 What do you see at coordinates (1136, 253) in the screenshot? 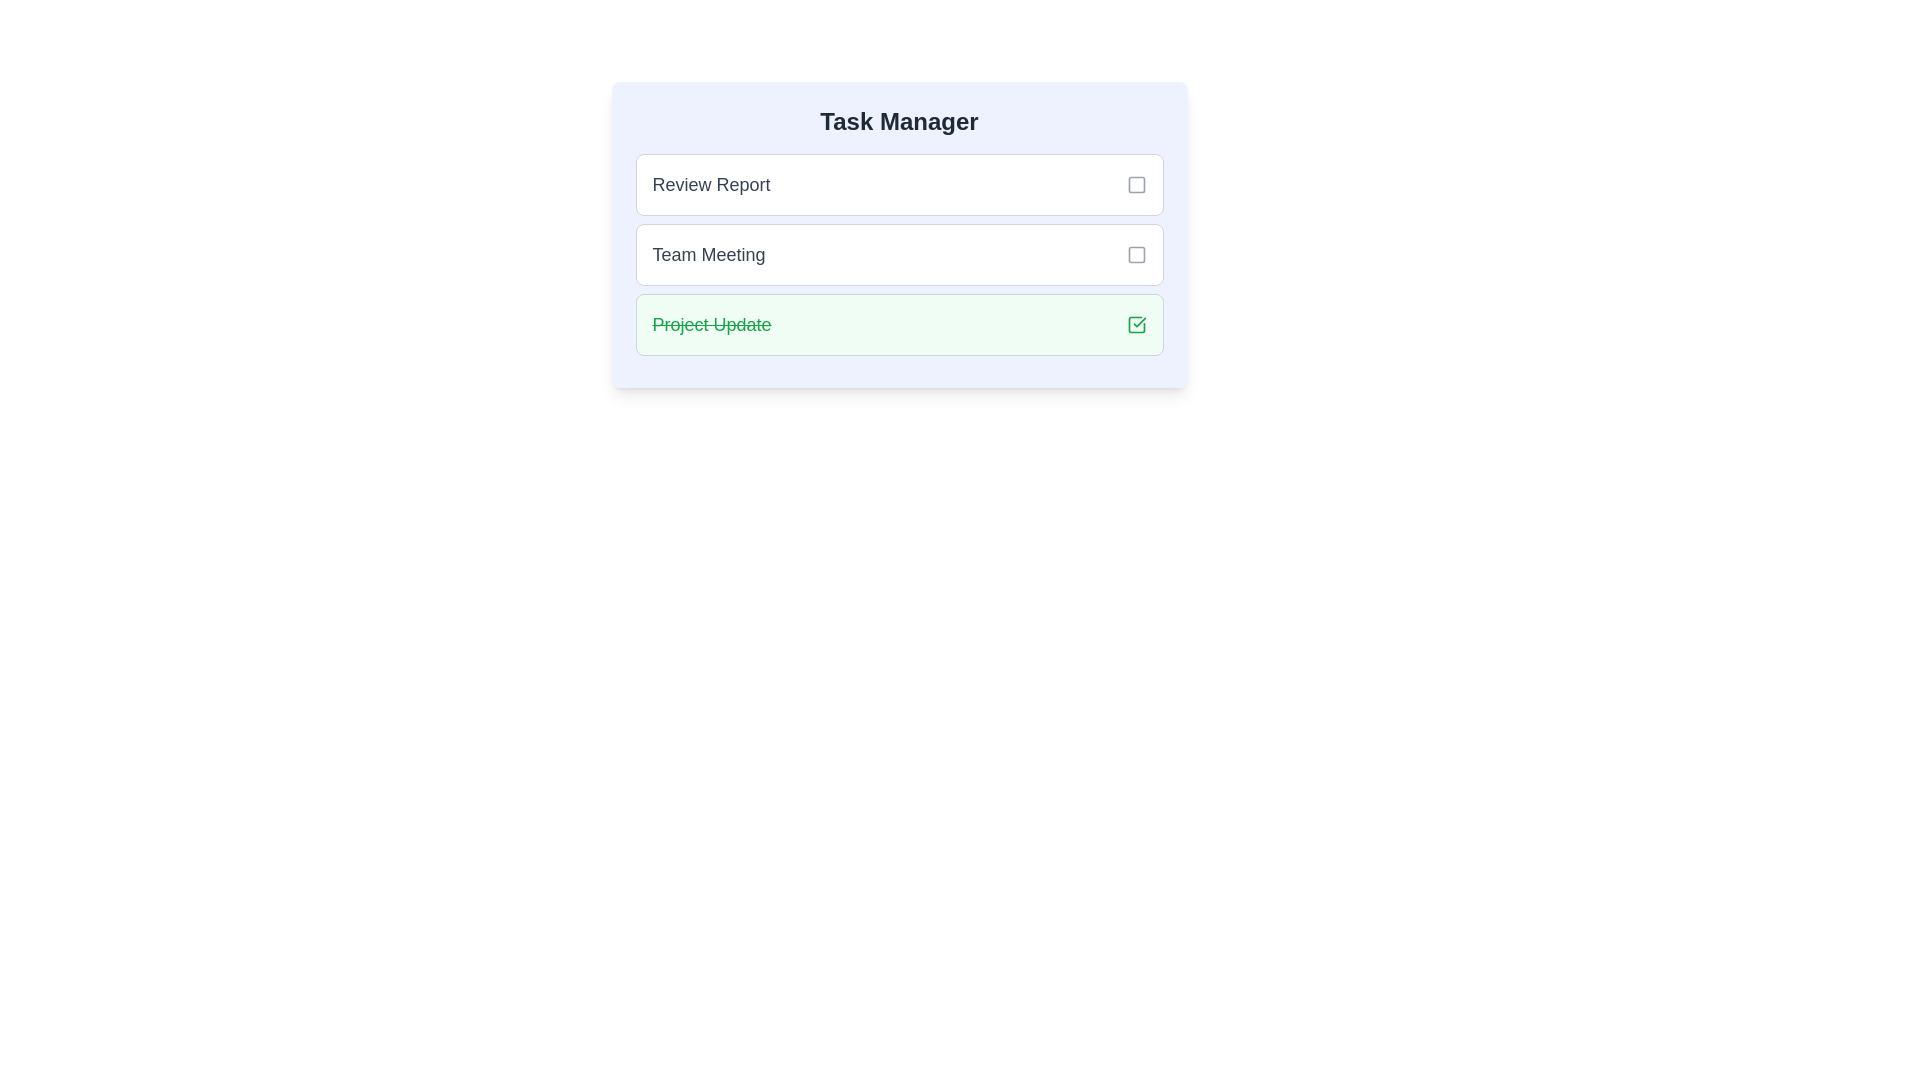
I see `the square-shaped icon with a thin border and light gray color located to the right of the 'Team Meeting' text label` at bounding box center [1136, 253].